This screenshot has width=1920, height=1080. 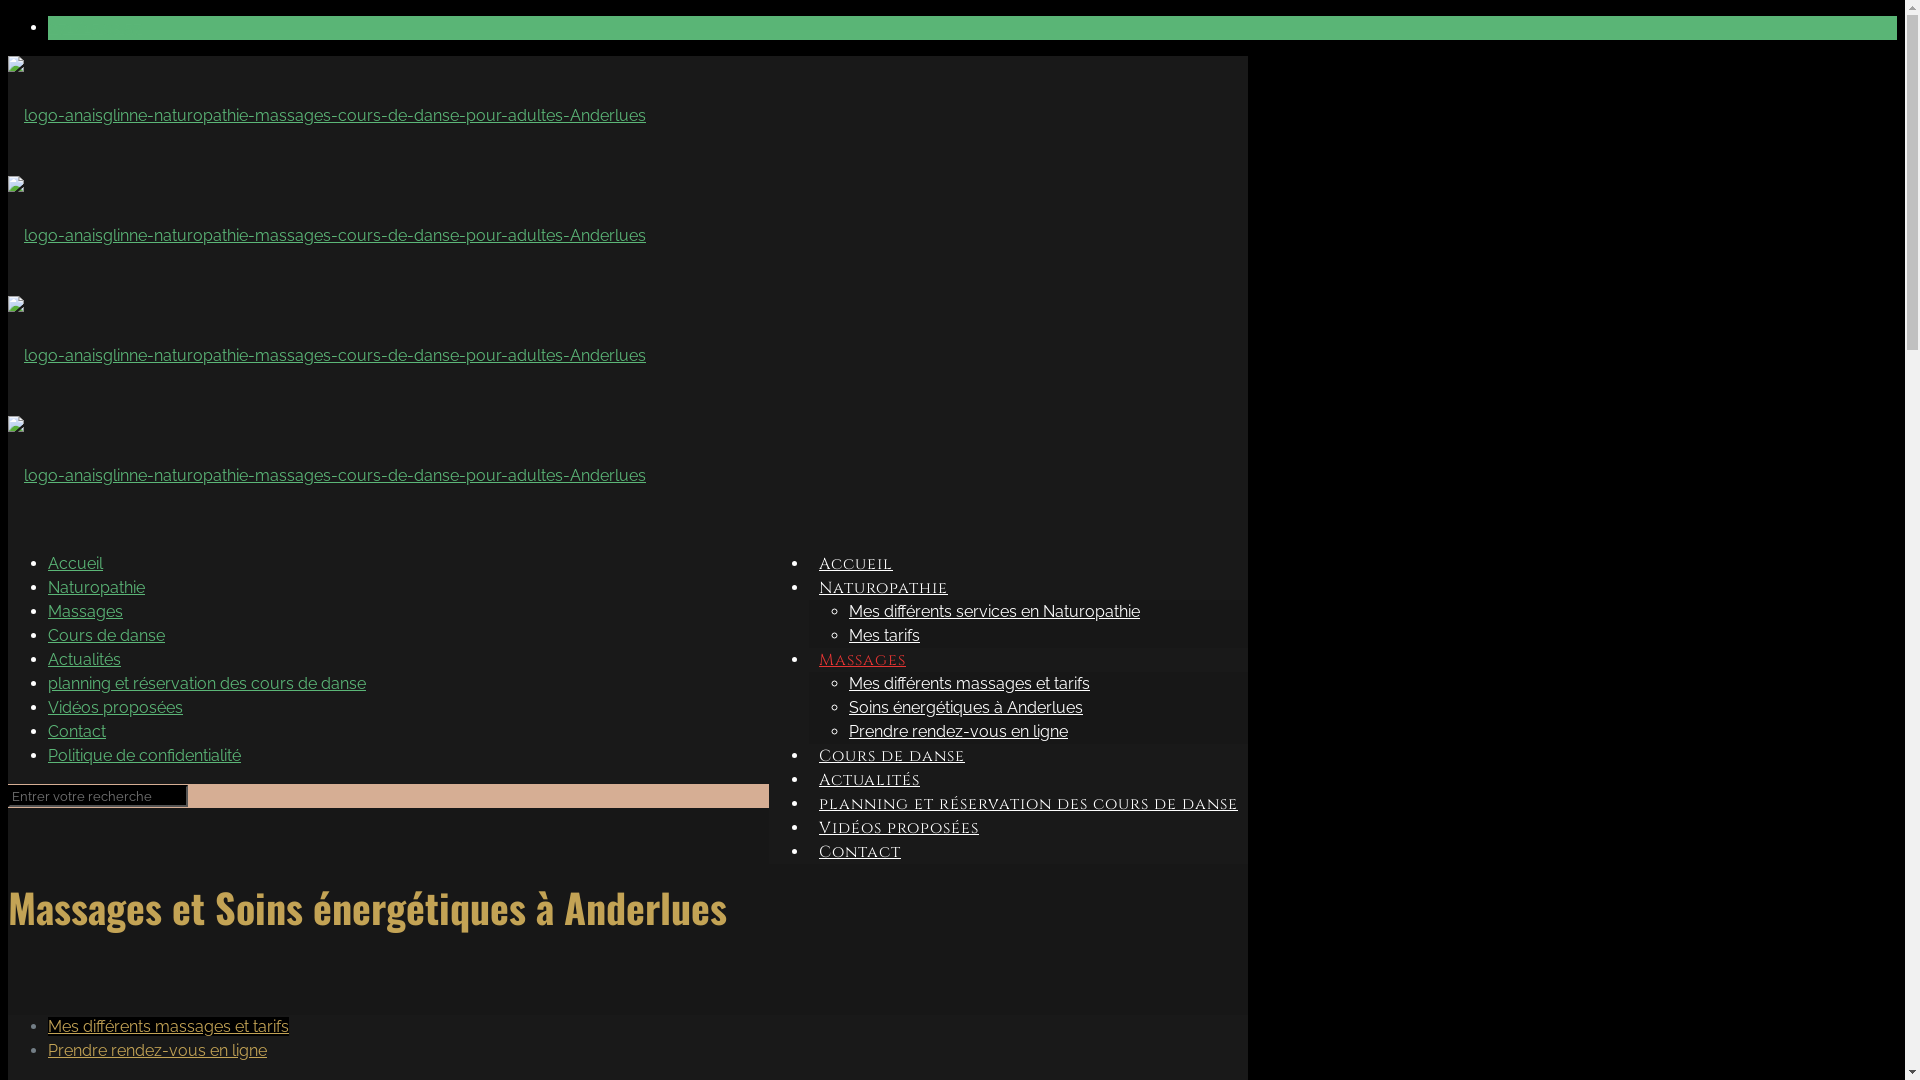 What do you see at coordinates (891, 756) in the screenshot?
I see `'Cours de danse'` at bounding box center [891, 756].